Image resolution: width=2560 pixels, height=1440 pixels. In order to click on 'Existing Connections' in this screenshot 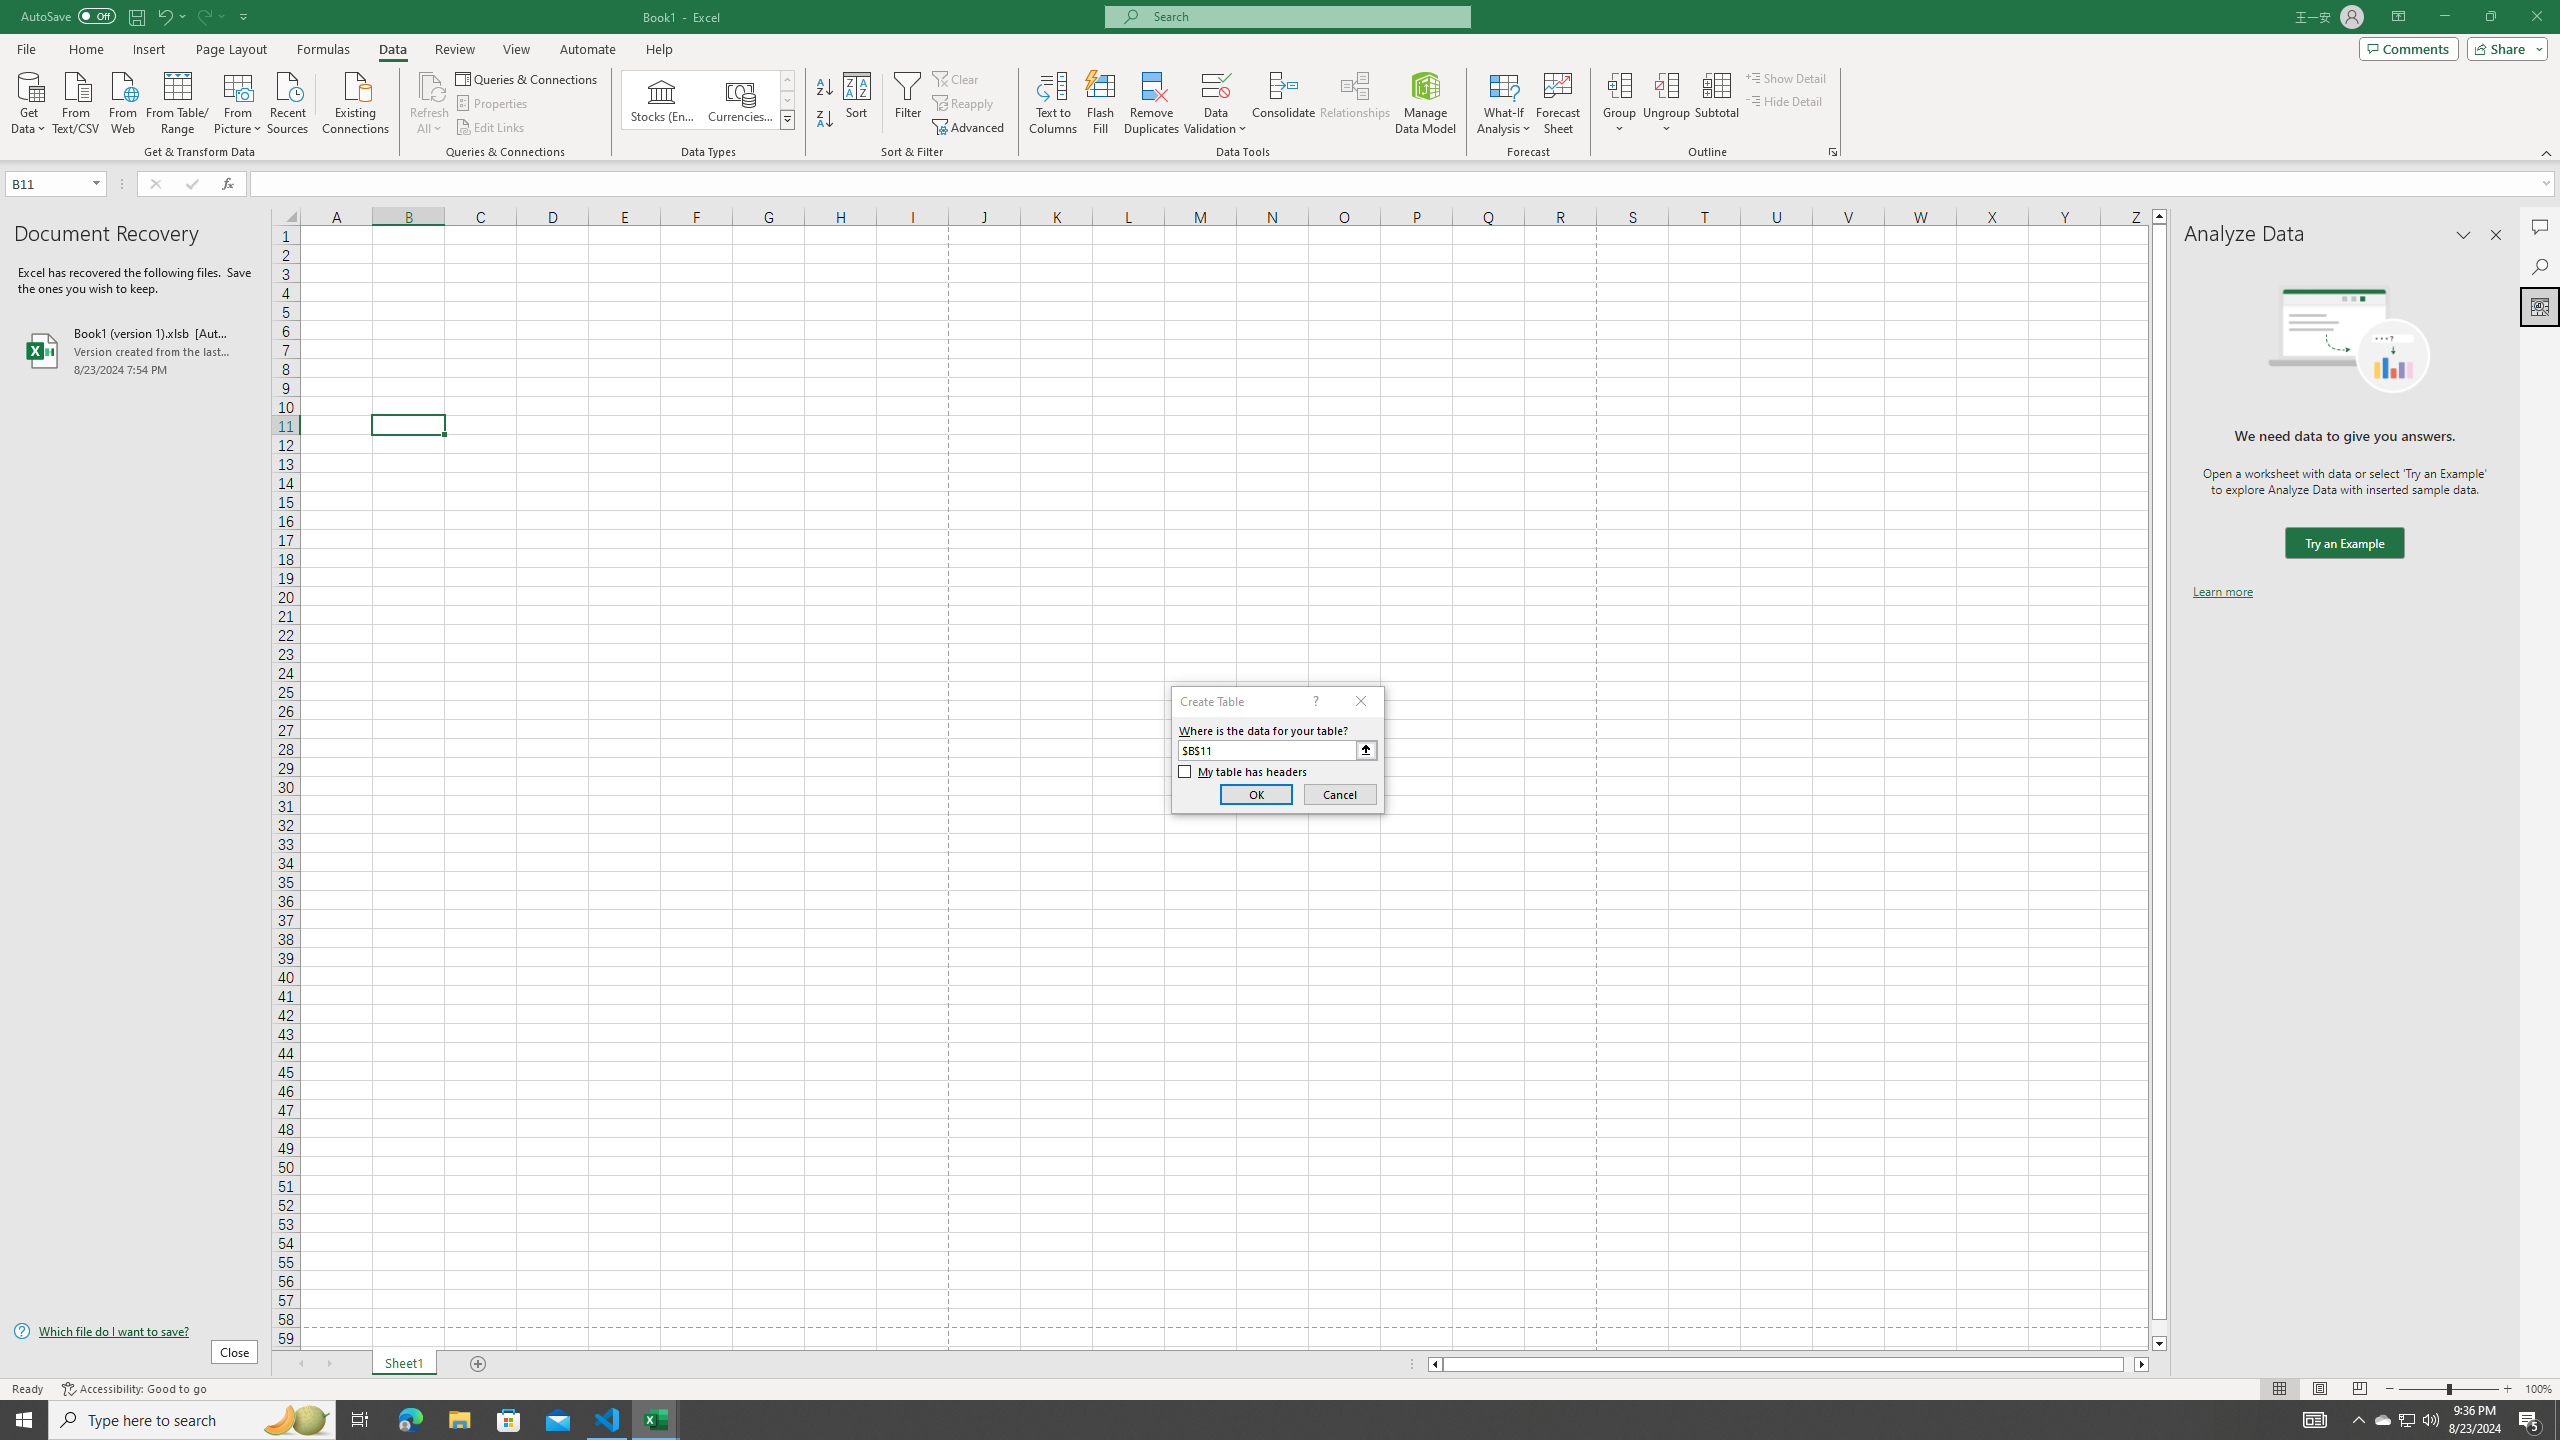, I will do `click(354, 100)`.